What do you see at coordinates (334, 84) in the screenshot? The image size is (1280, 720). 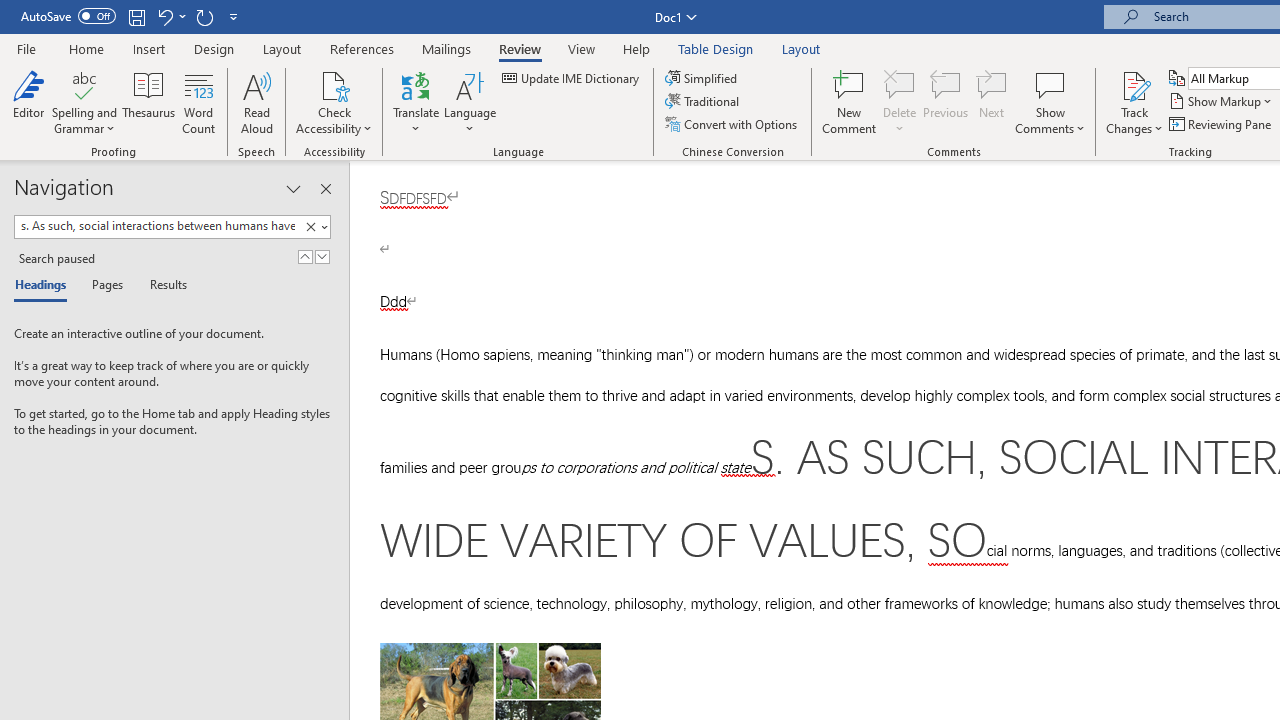 I see `'Check Accessibility'` at bounding box center [334, 84].